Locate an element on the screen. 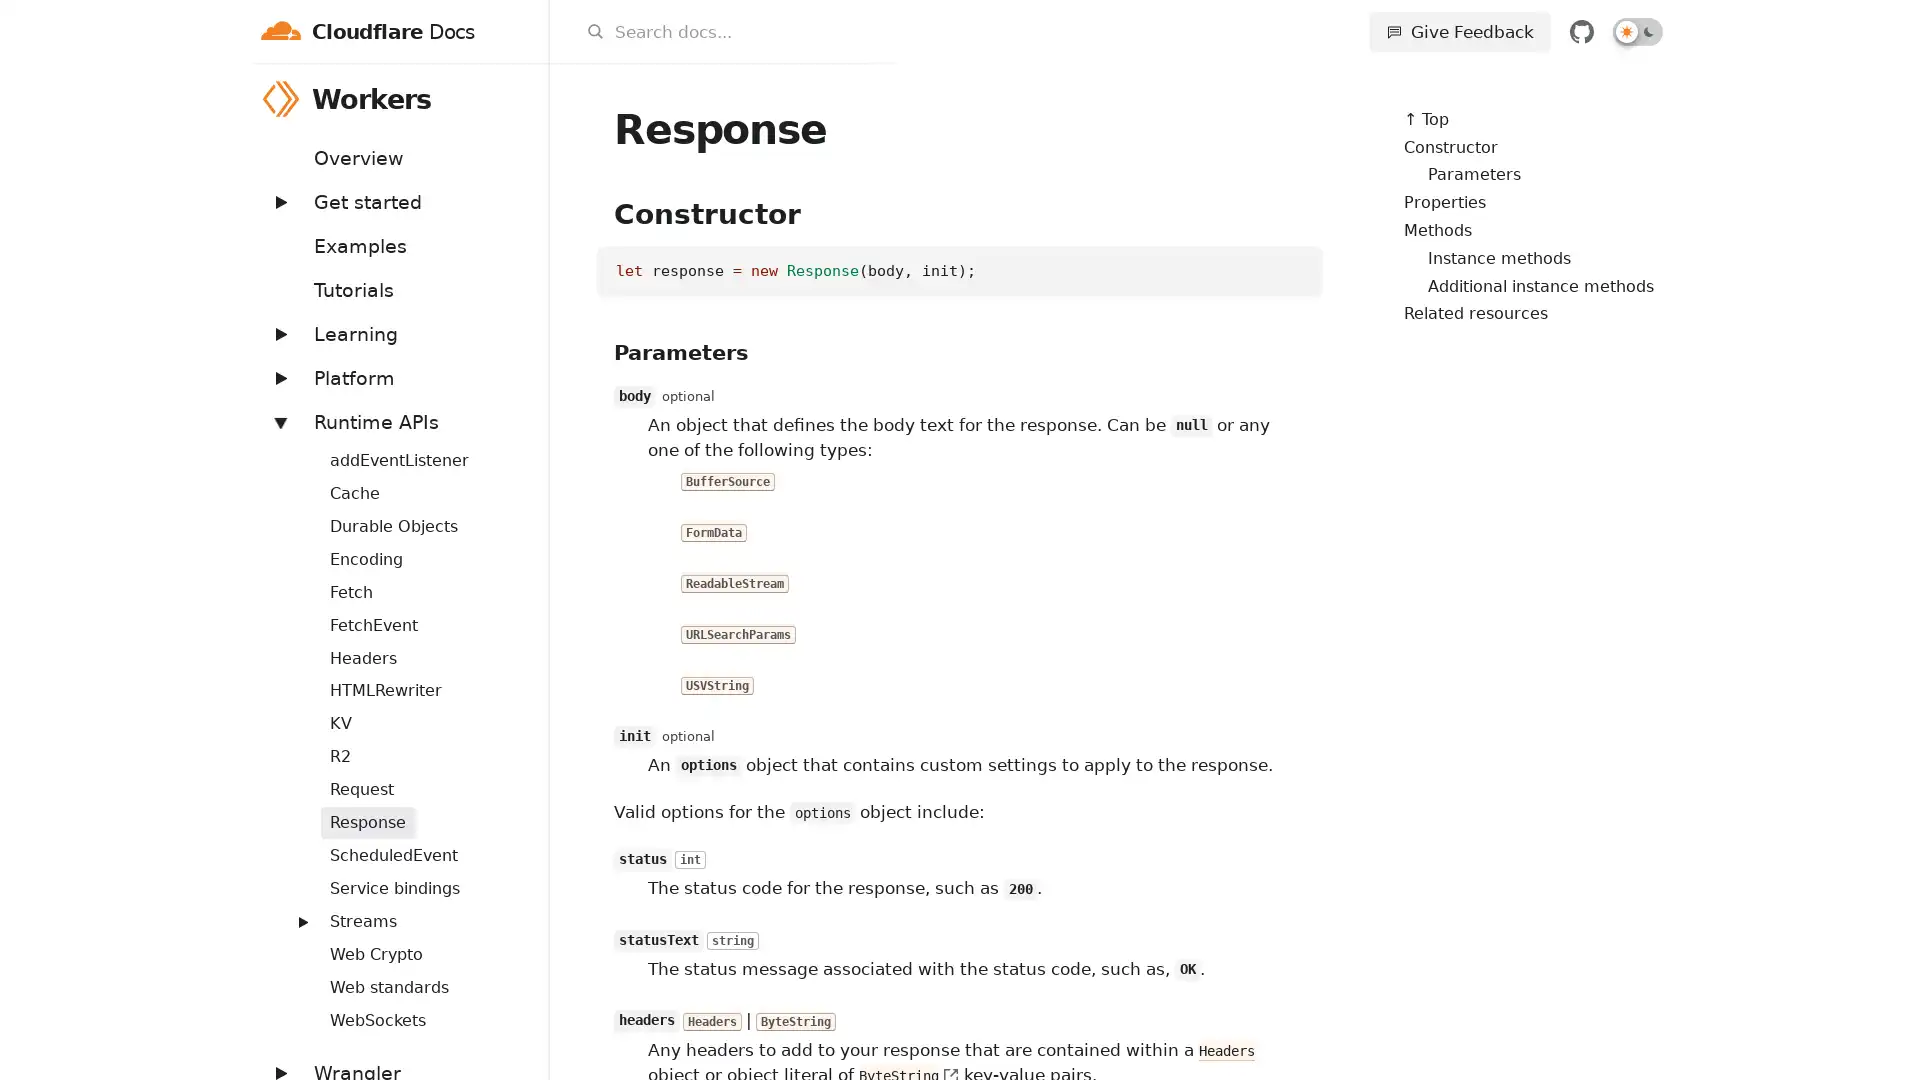 The width and height of the screenshot is (1920, 1080). Expand: Workers Sites is located at coordinates (291, 910).